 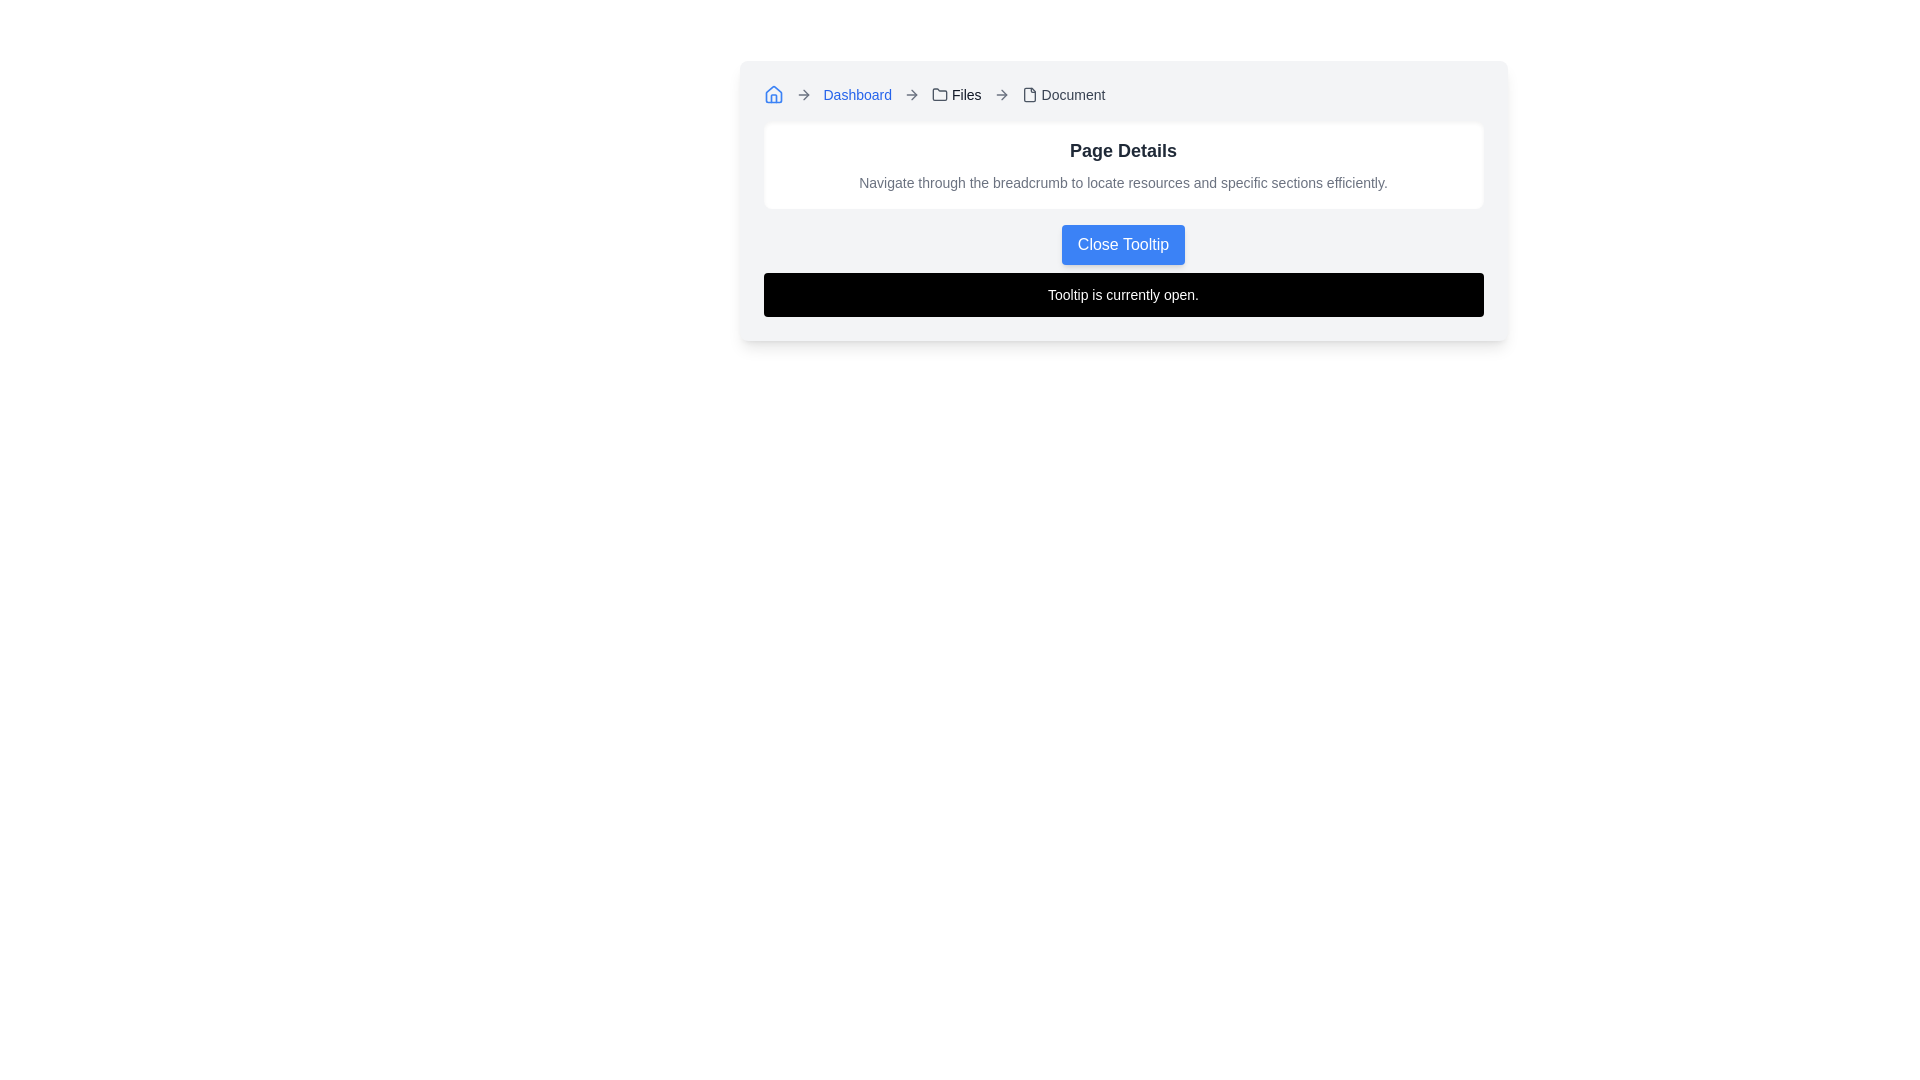 What do you see at coordinates (1029, 95) in the screenshot?
I see `the file document icon, which is a light gray minimalistic design located in the breadcrumb before the 'Document' text` at bounding box center [1029, 95].